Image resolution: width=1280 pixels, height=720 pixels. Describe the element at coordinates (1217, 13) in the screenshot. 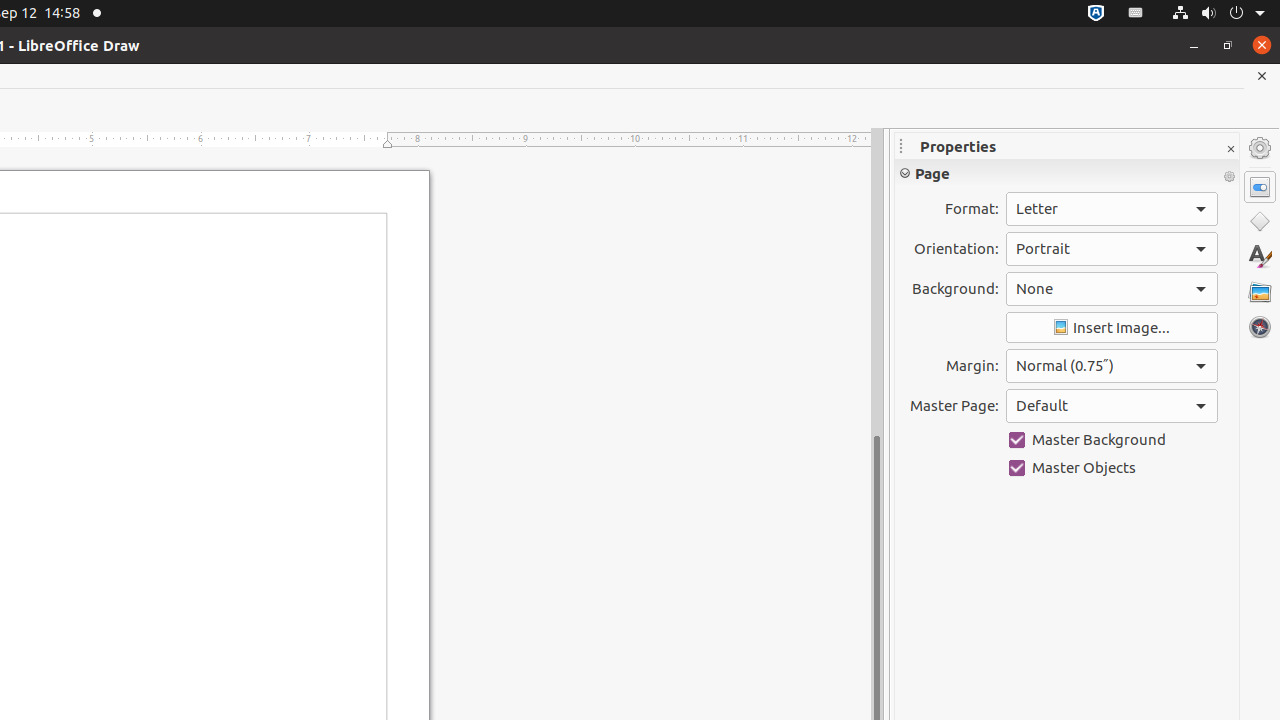

I see `'System'` at that location.